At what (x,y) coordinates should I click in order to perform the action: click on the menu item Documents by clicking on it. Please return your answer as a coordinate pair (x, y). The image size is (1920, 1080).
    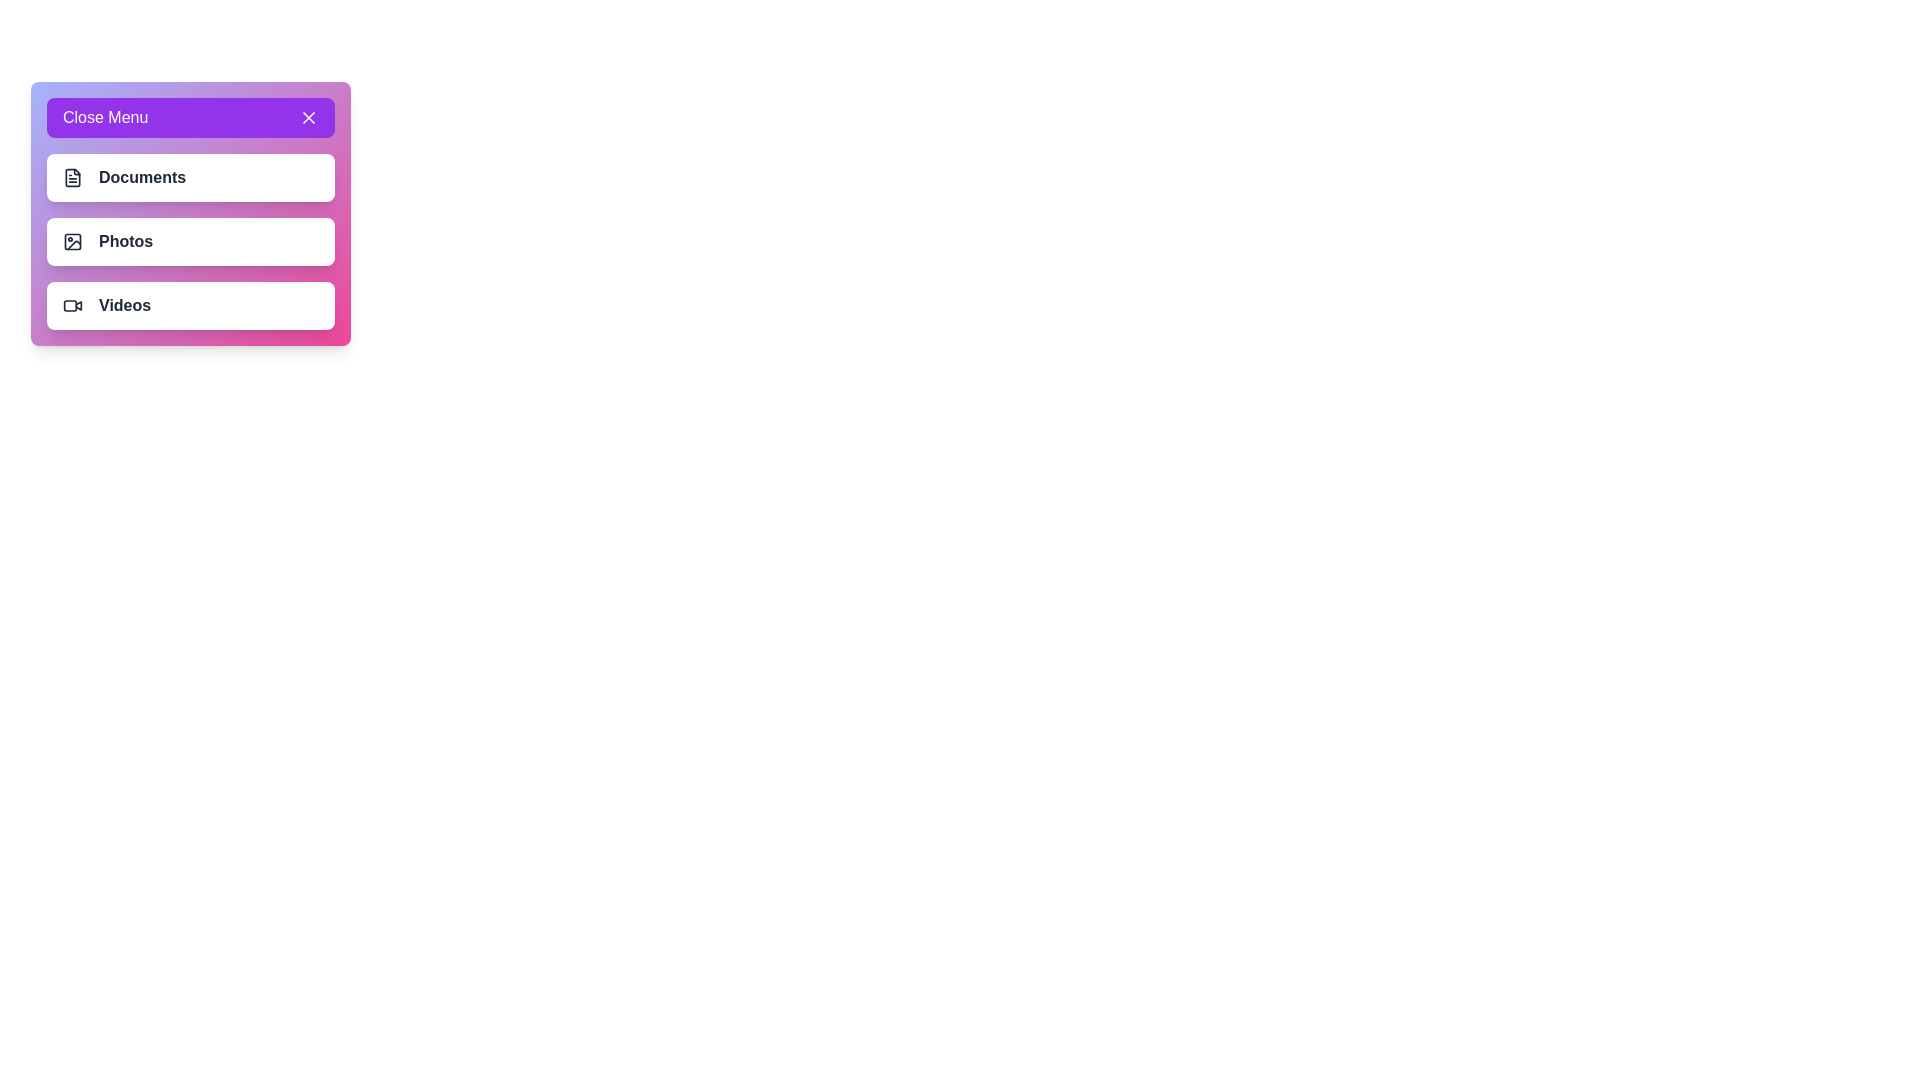
    Looking at the image, I should click on (191, 176).